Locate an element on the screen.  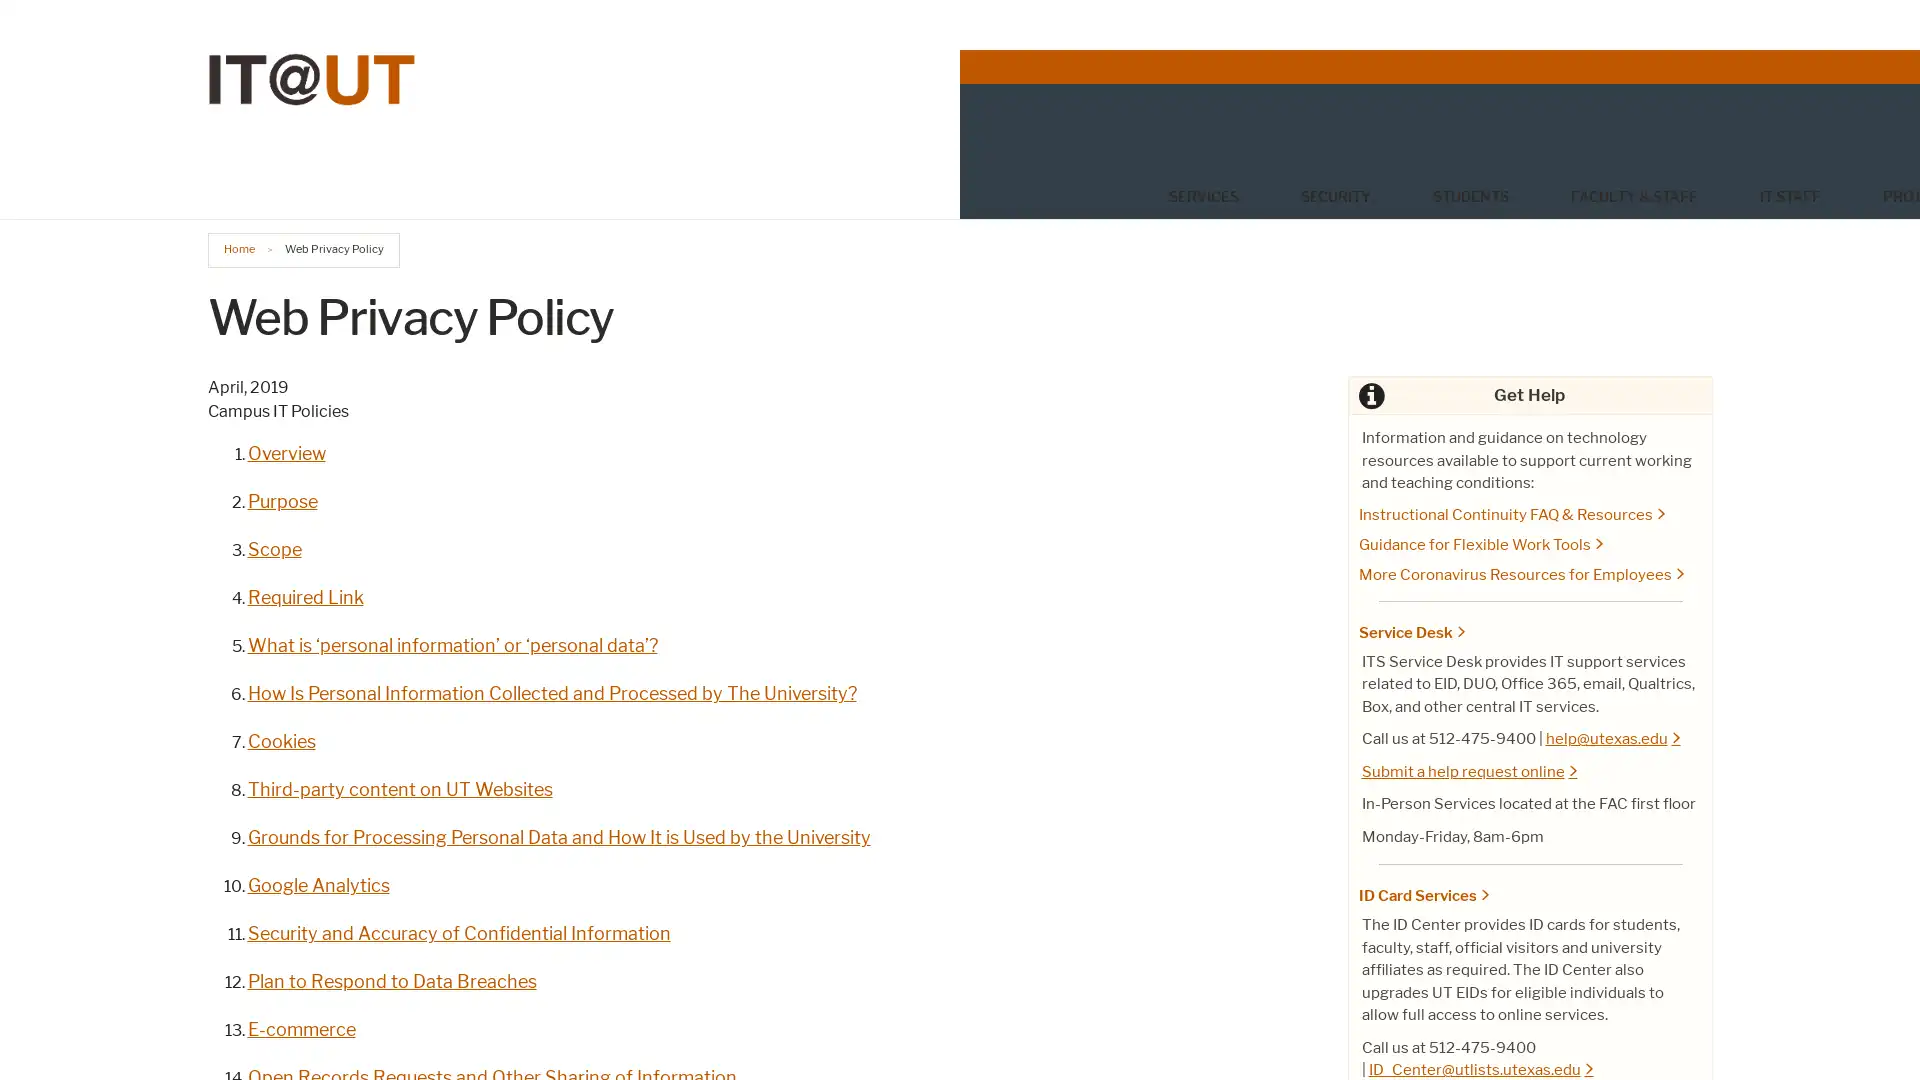
Search is located at coordinates (1691, 145).